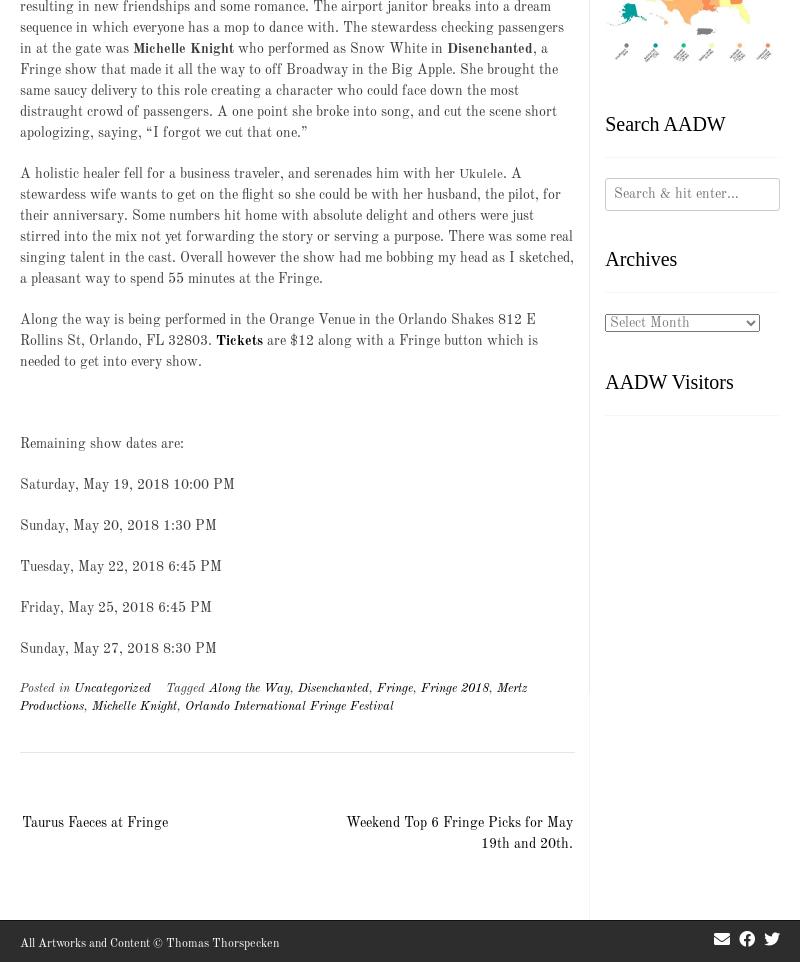 This screenshot has width=800, height=962. I want to click on '. A stewardess wife wants to get on the flight so she could be with her husband, the pilot, for their anniversary. Some numbers hit home with absolute delight and others were just stirred into the mix not yet forwarding the story or serving a purpose. There was some real singing talent in the cast. Overall however the show had me bobbing my head as I sketched, a pleasant way to spend 55 minutes at the Fringe.', so click(297, 224).